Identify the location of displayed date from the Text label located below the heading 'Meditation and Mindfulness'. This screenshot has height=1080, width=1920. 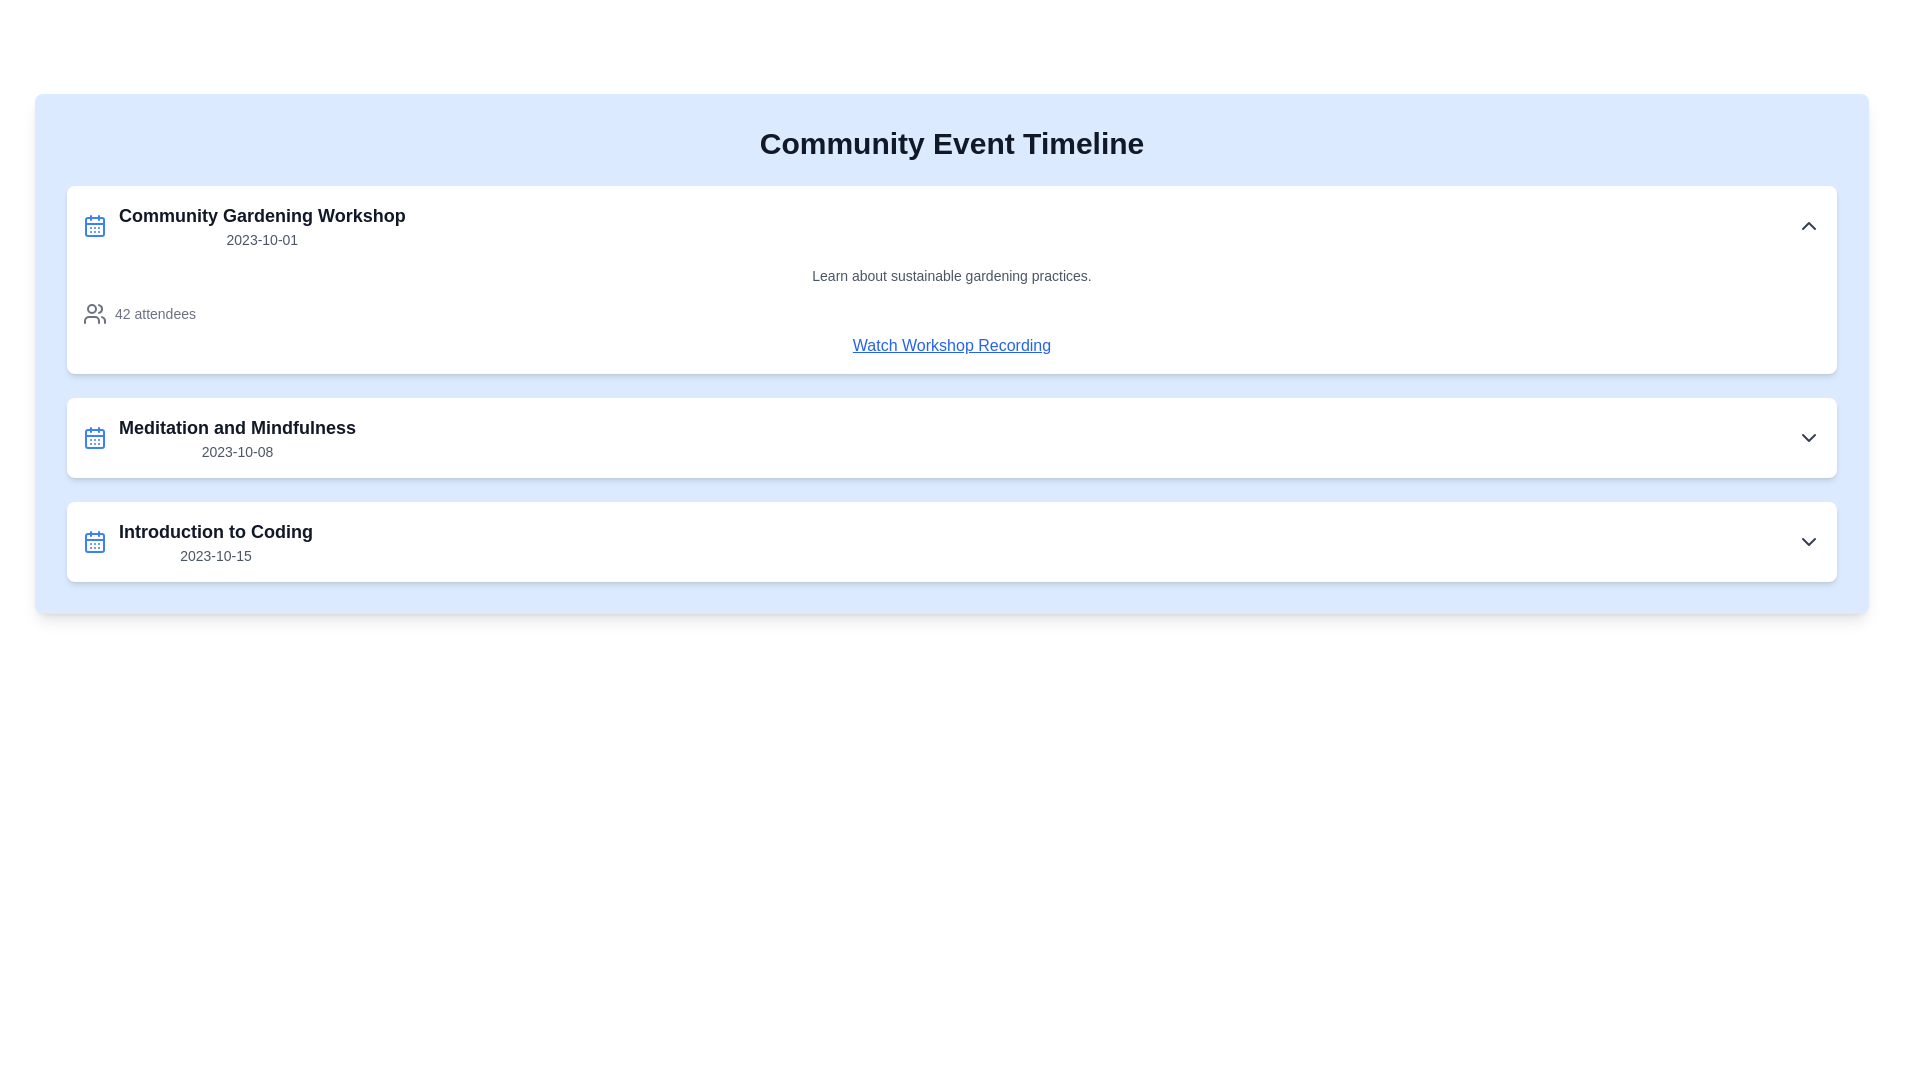
(237, 451).